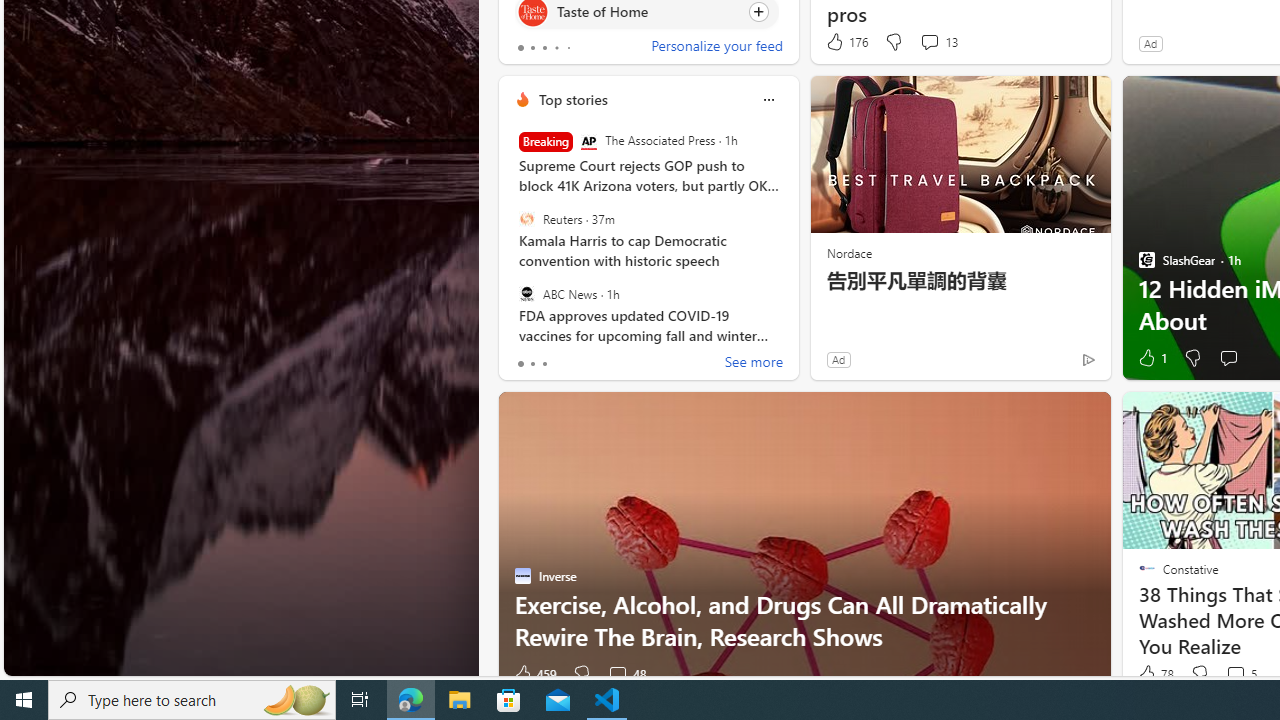 The image size is (1280, 720). I want to click on '78 Like', so click(1154, 674).